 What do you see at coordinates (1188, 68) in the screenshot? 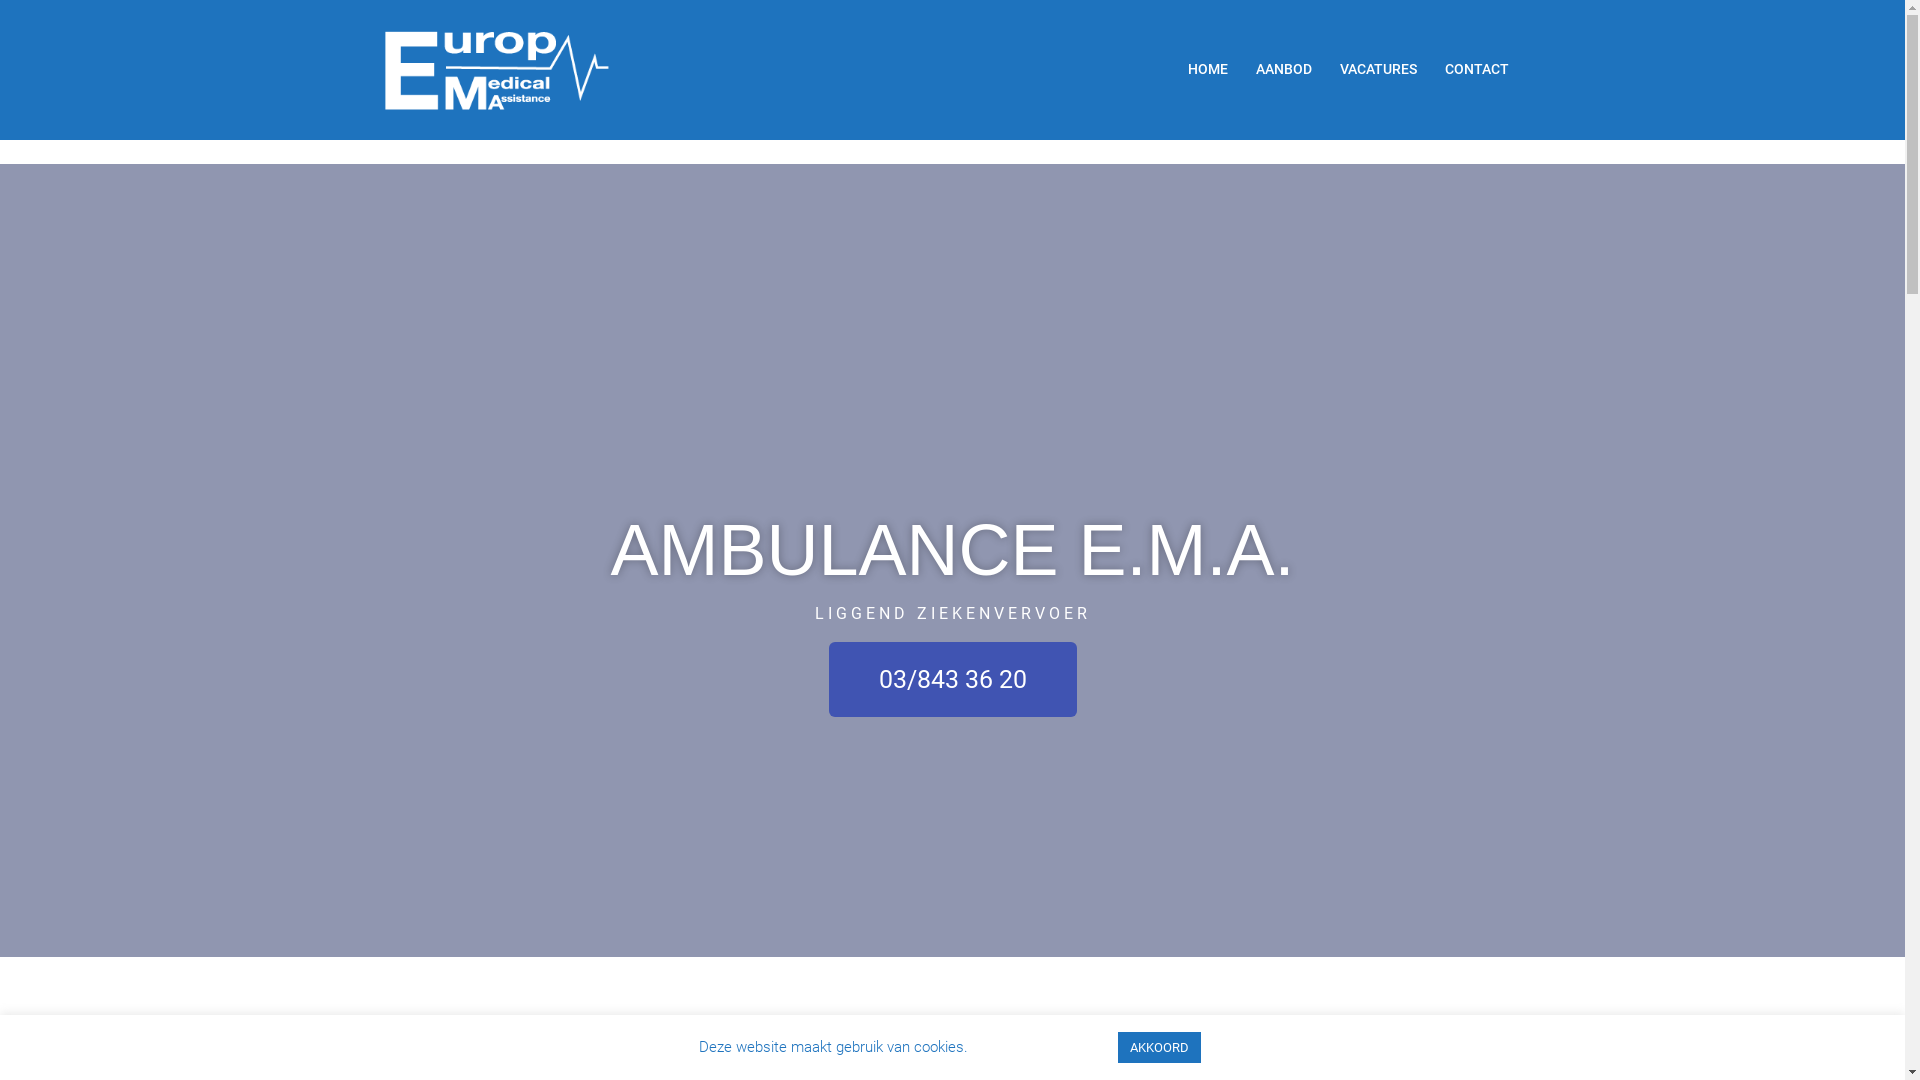
I see `'HOME'` at bounding box center [1188, 68].